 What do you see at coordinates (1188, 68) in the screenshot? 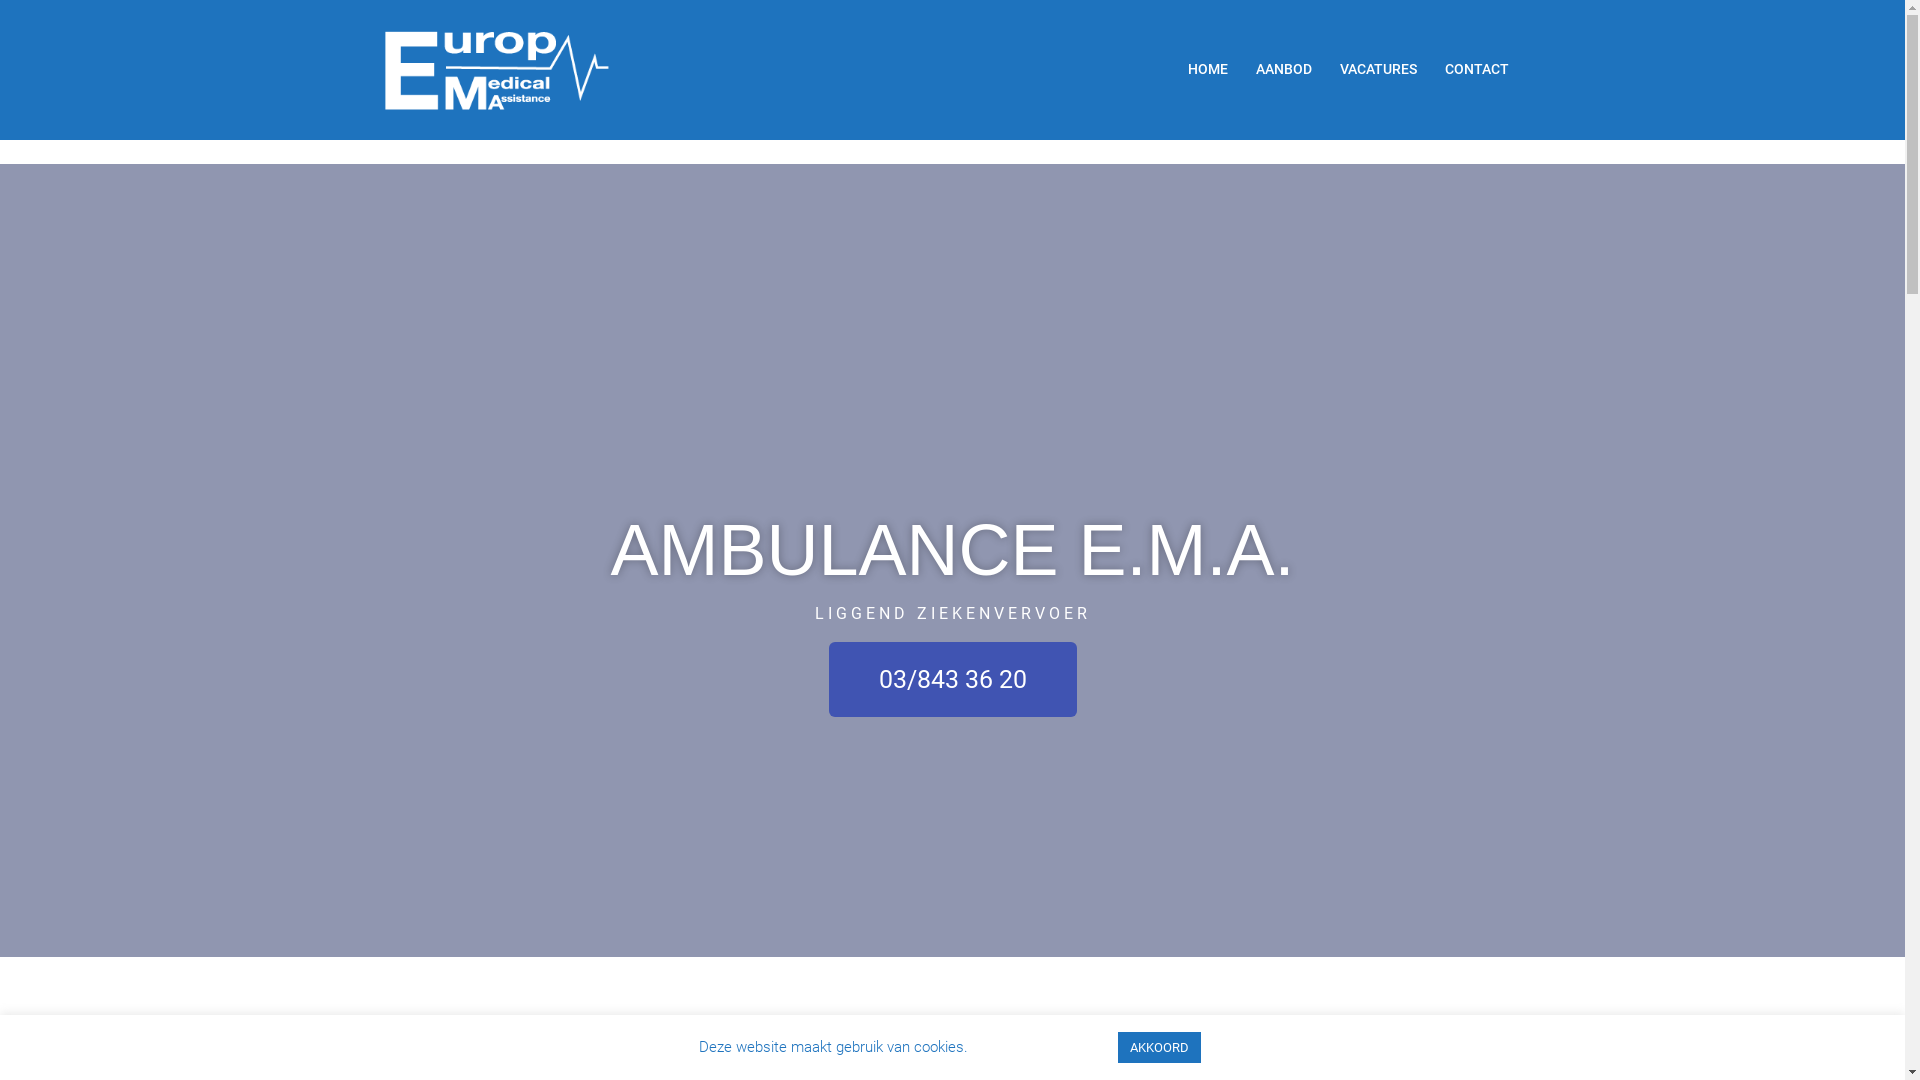
I see `'HOME'` at bounding box center [1188, 68].